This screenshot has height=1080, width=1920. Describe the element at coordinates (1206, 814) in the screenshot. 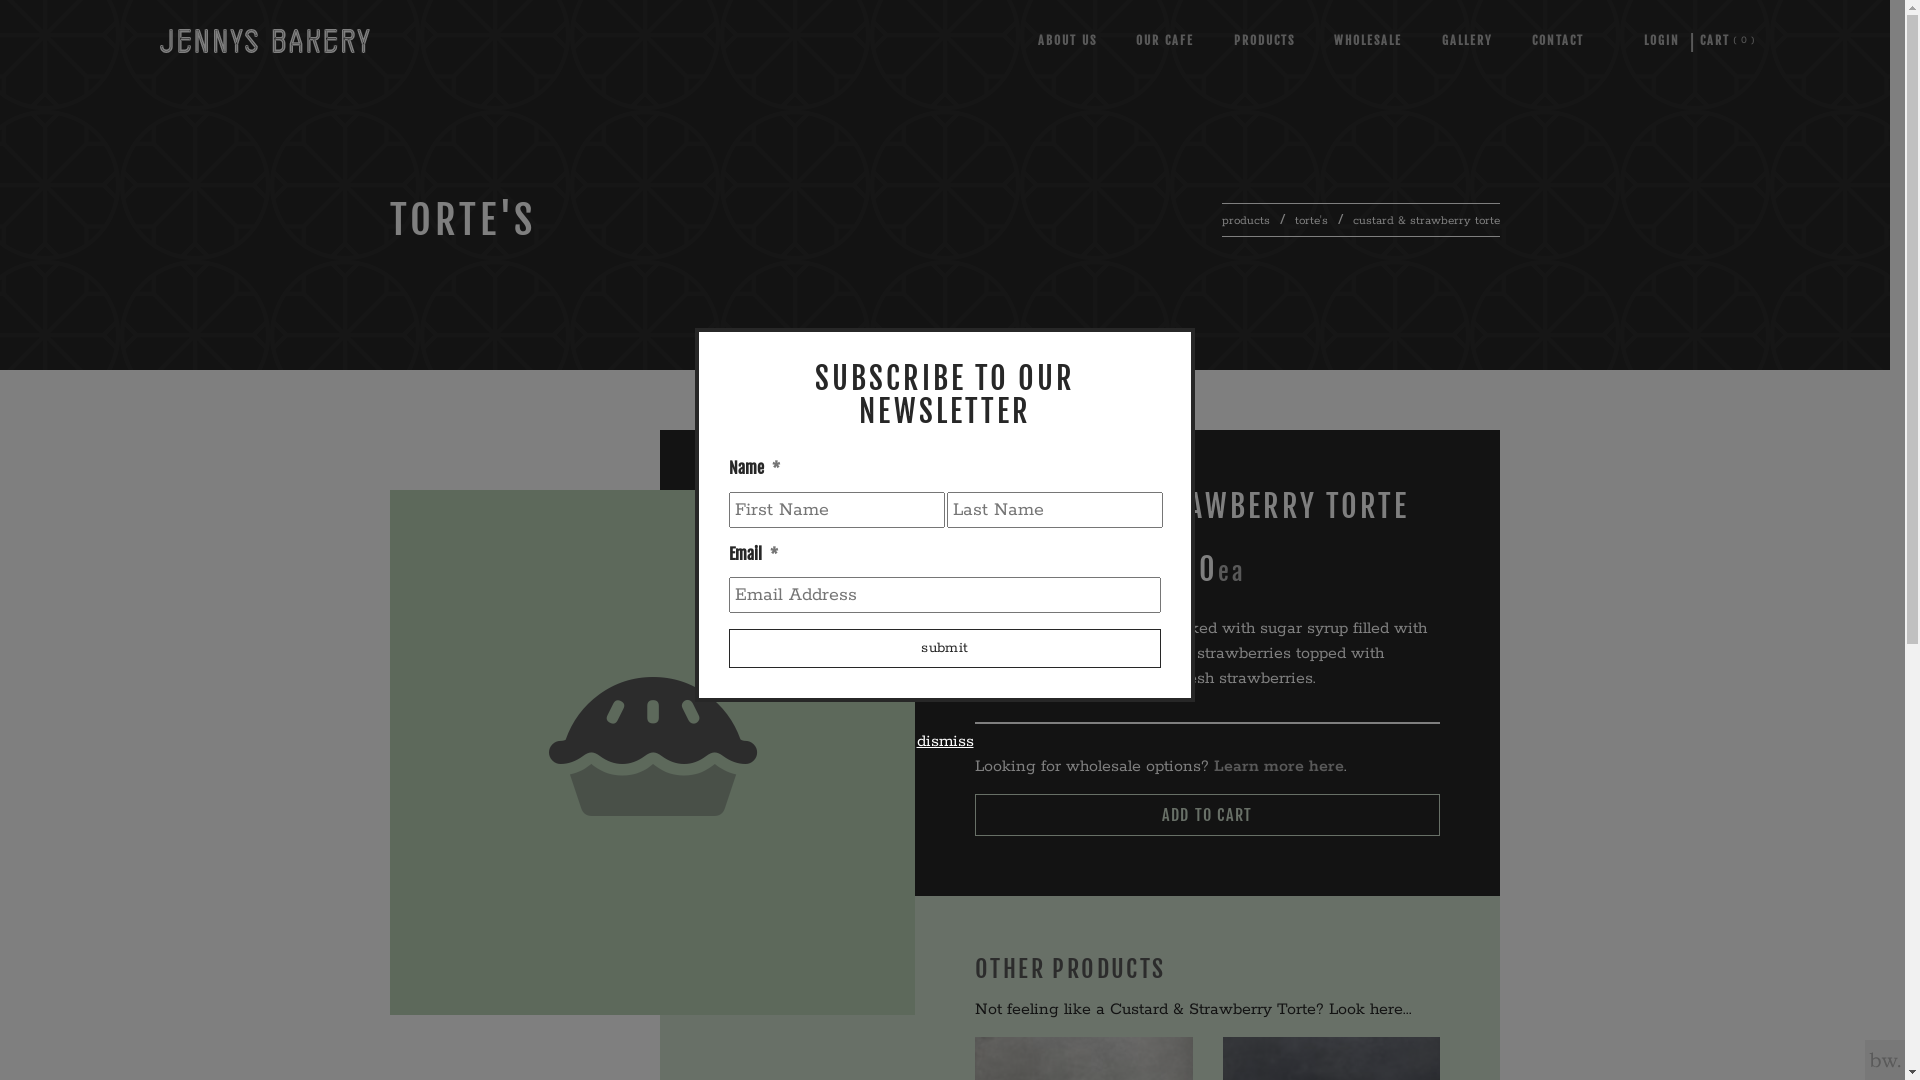

I see `'ADD TO CART'` at that location.